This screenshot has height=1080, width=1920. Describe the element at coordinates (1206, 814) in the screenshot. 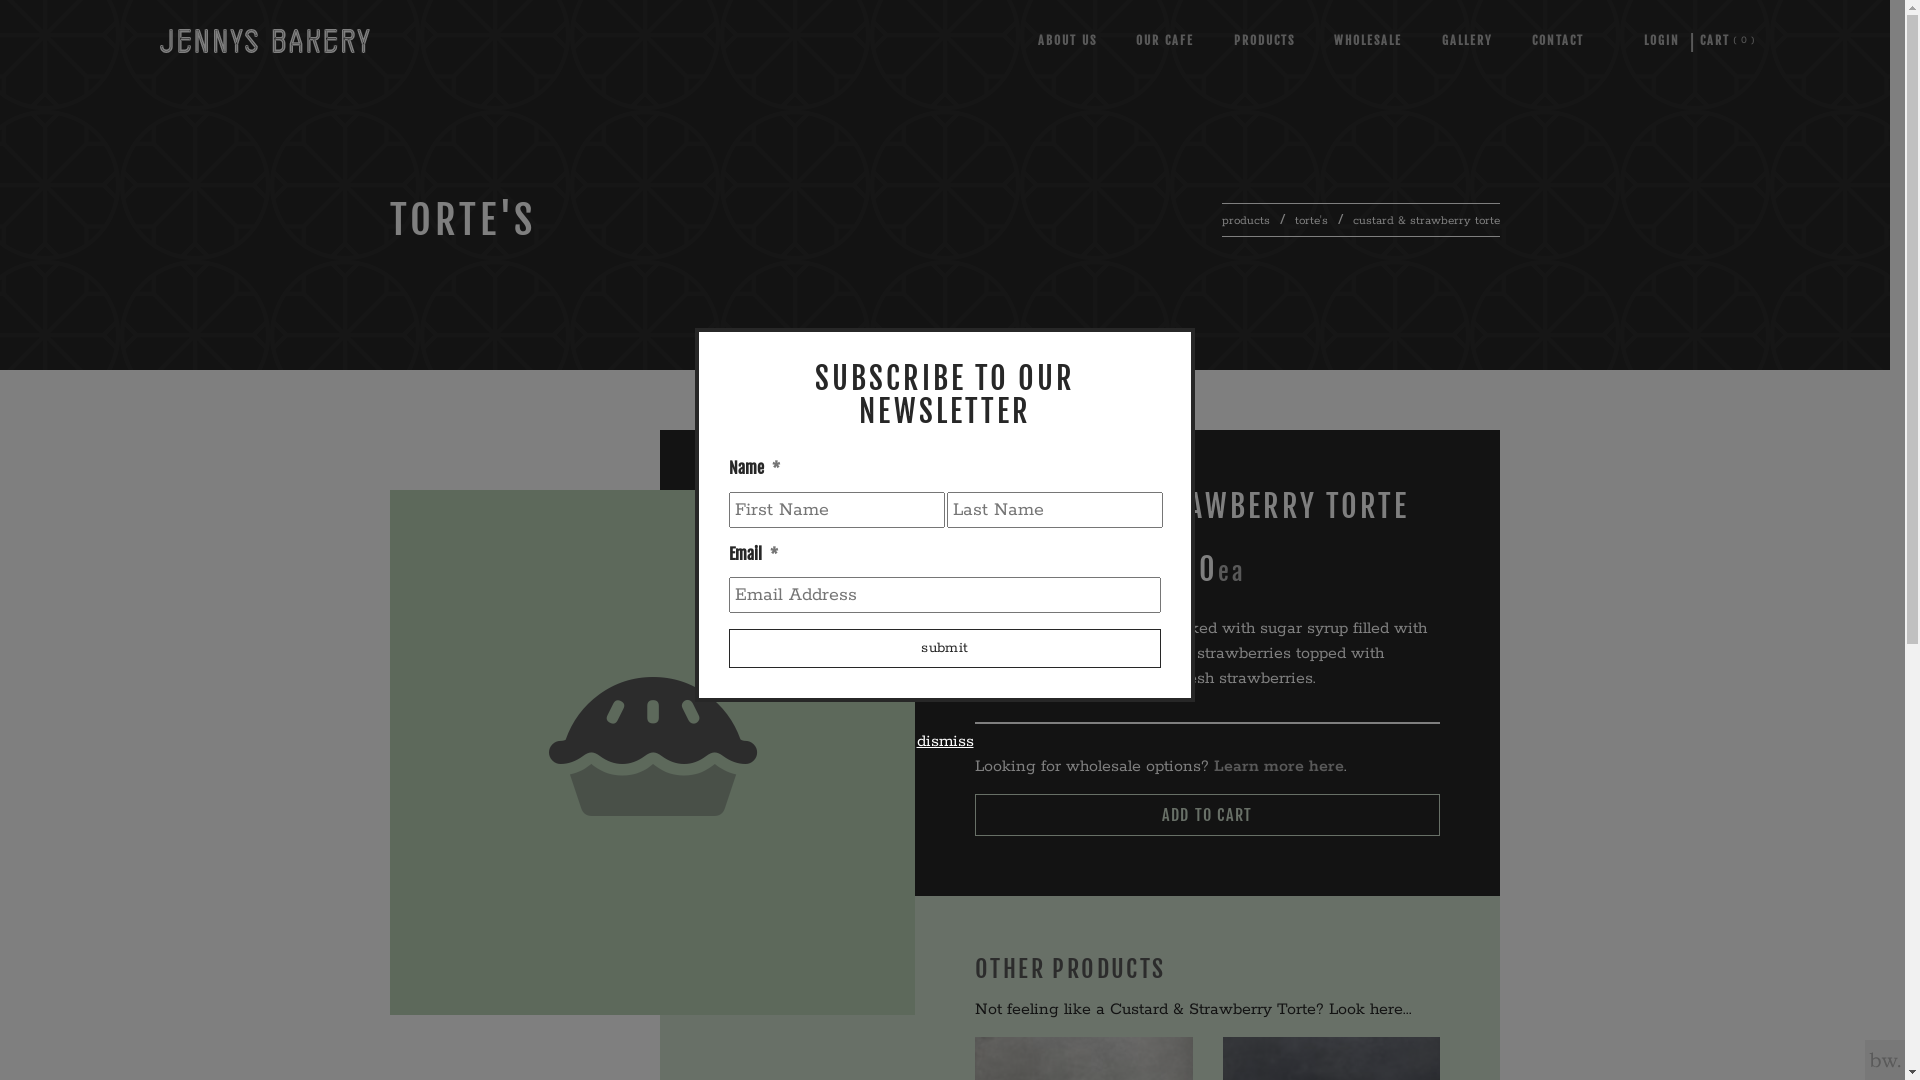

I see `'ADD TO CART'` at that location.